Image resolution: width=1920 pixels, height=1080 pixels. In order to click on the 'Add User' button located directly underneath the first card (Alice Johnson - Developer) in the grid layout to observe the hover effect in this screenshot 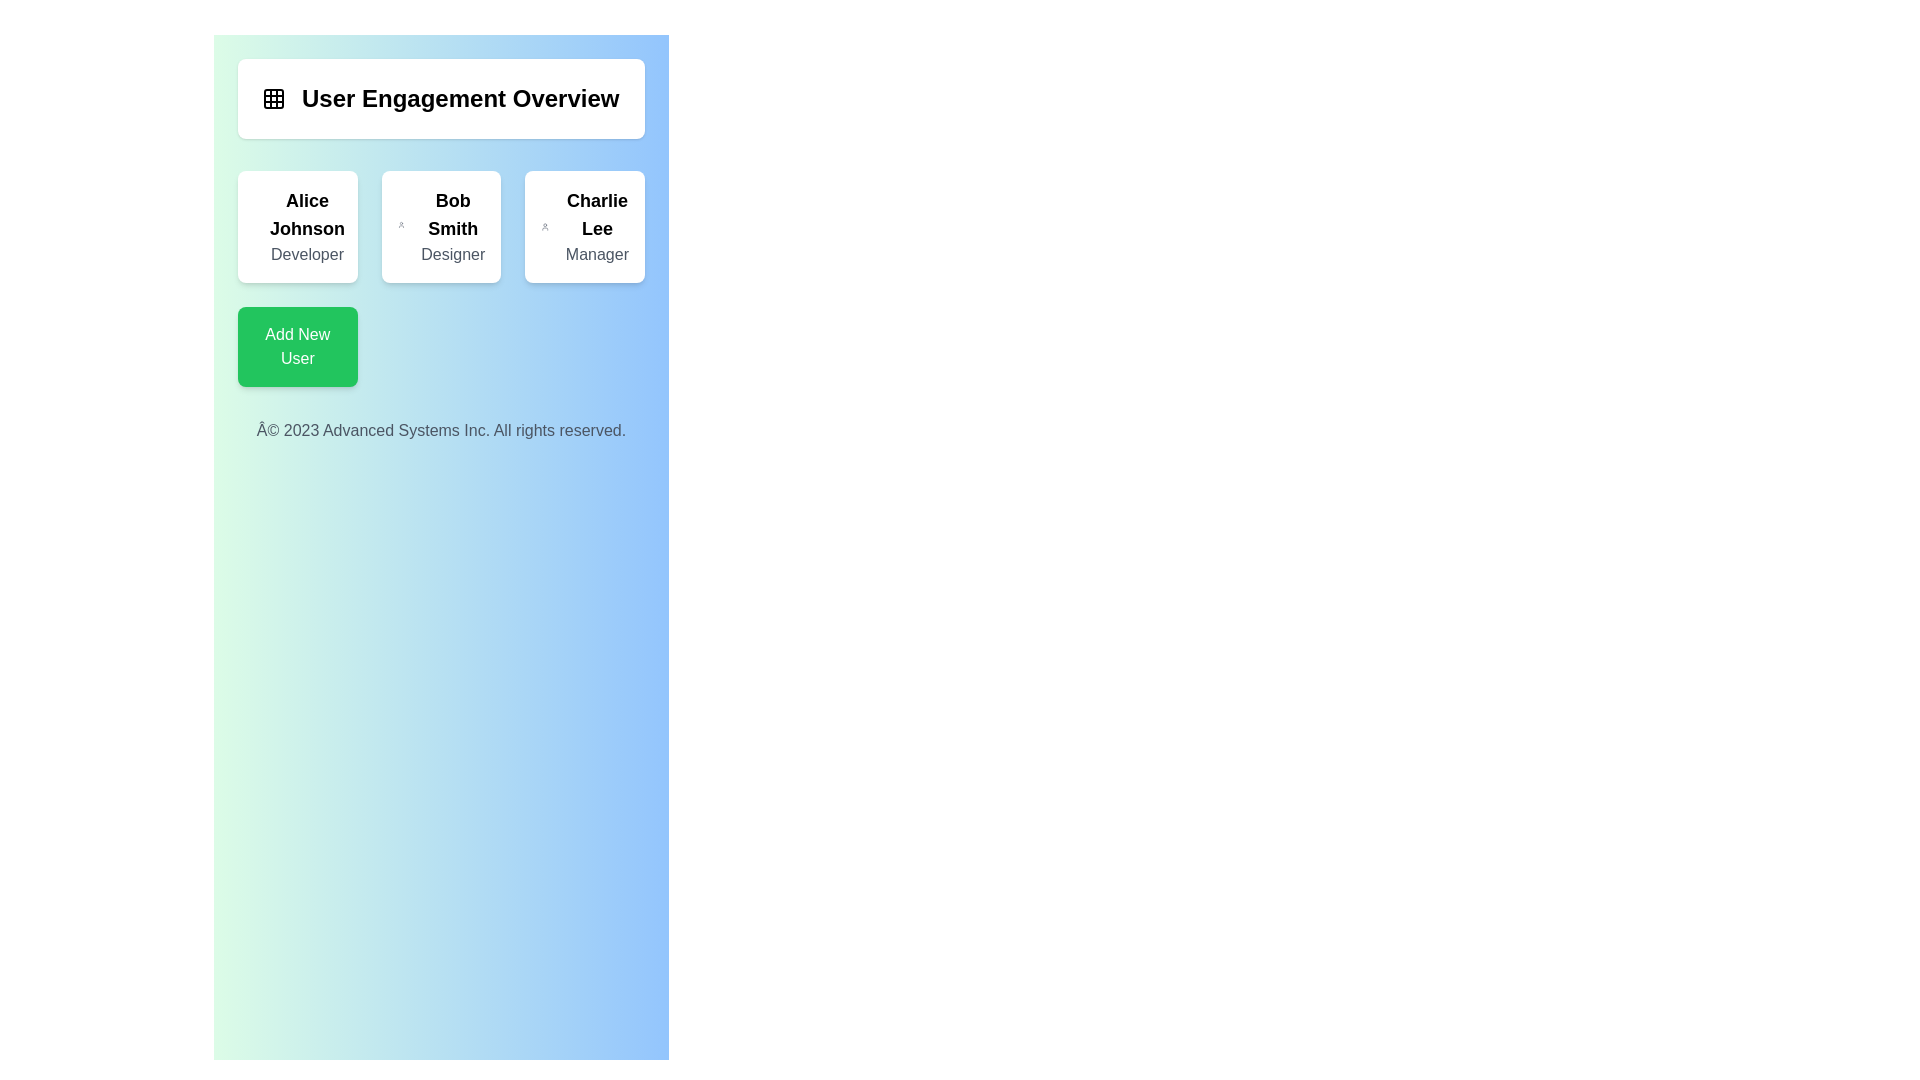, I will do `click(296, 346)`.